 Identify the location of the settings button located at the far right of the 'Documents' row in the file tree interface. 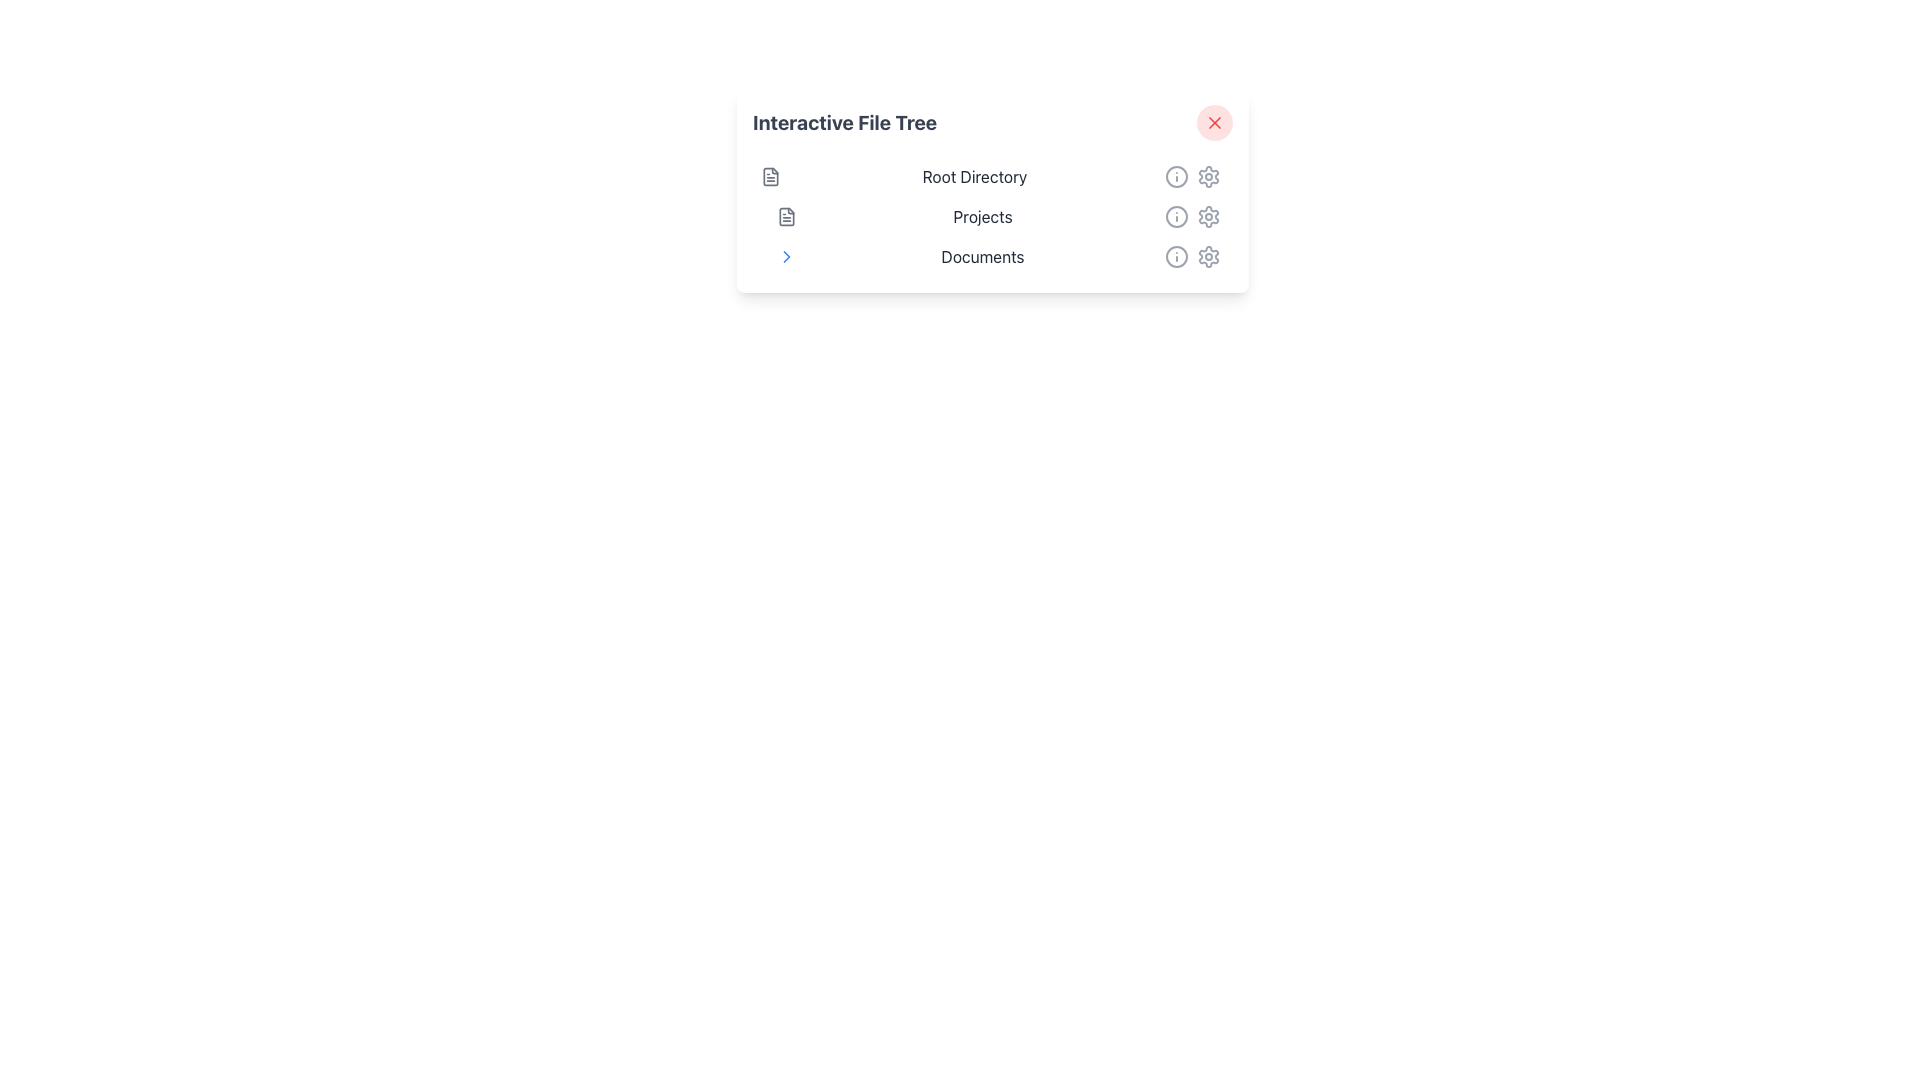
(1208, 256).